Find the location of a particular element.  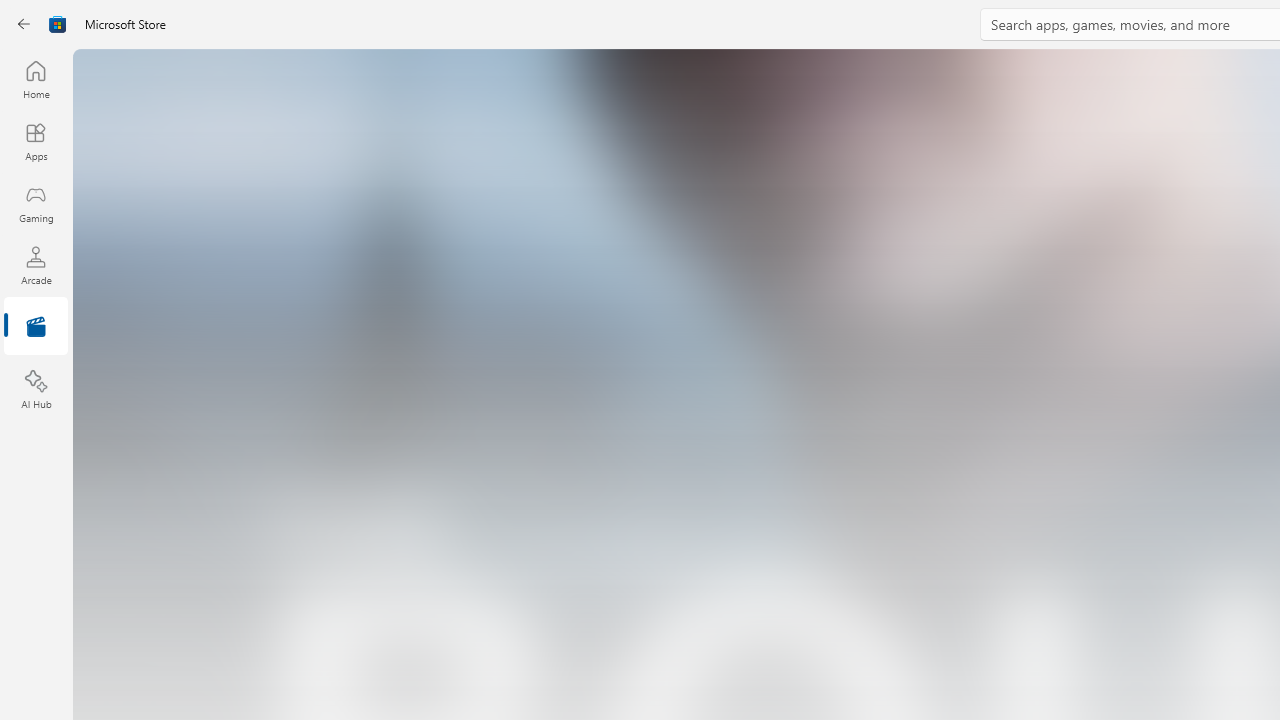

'AI Hub' is located at coordinates (35, 390).